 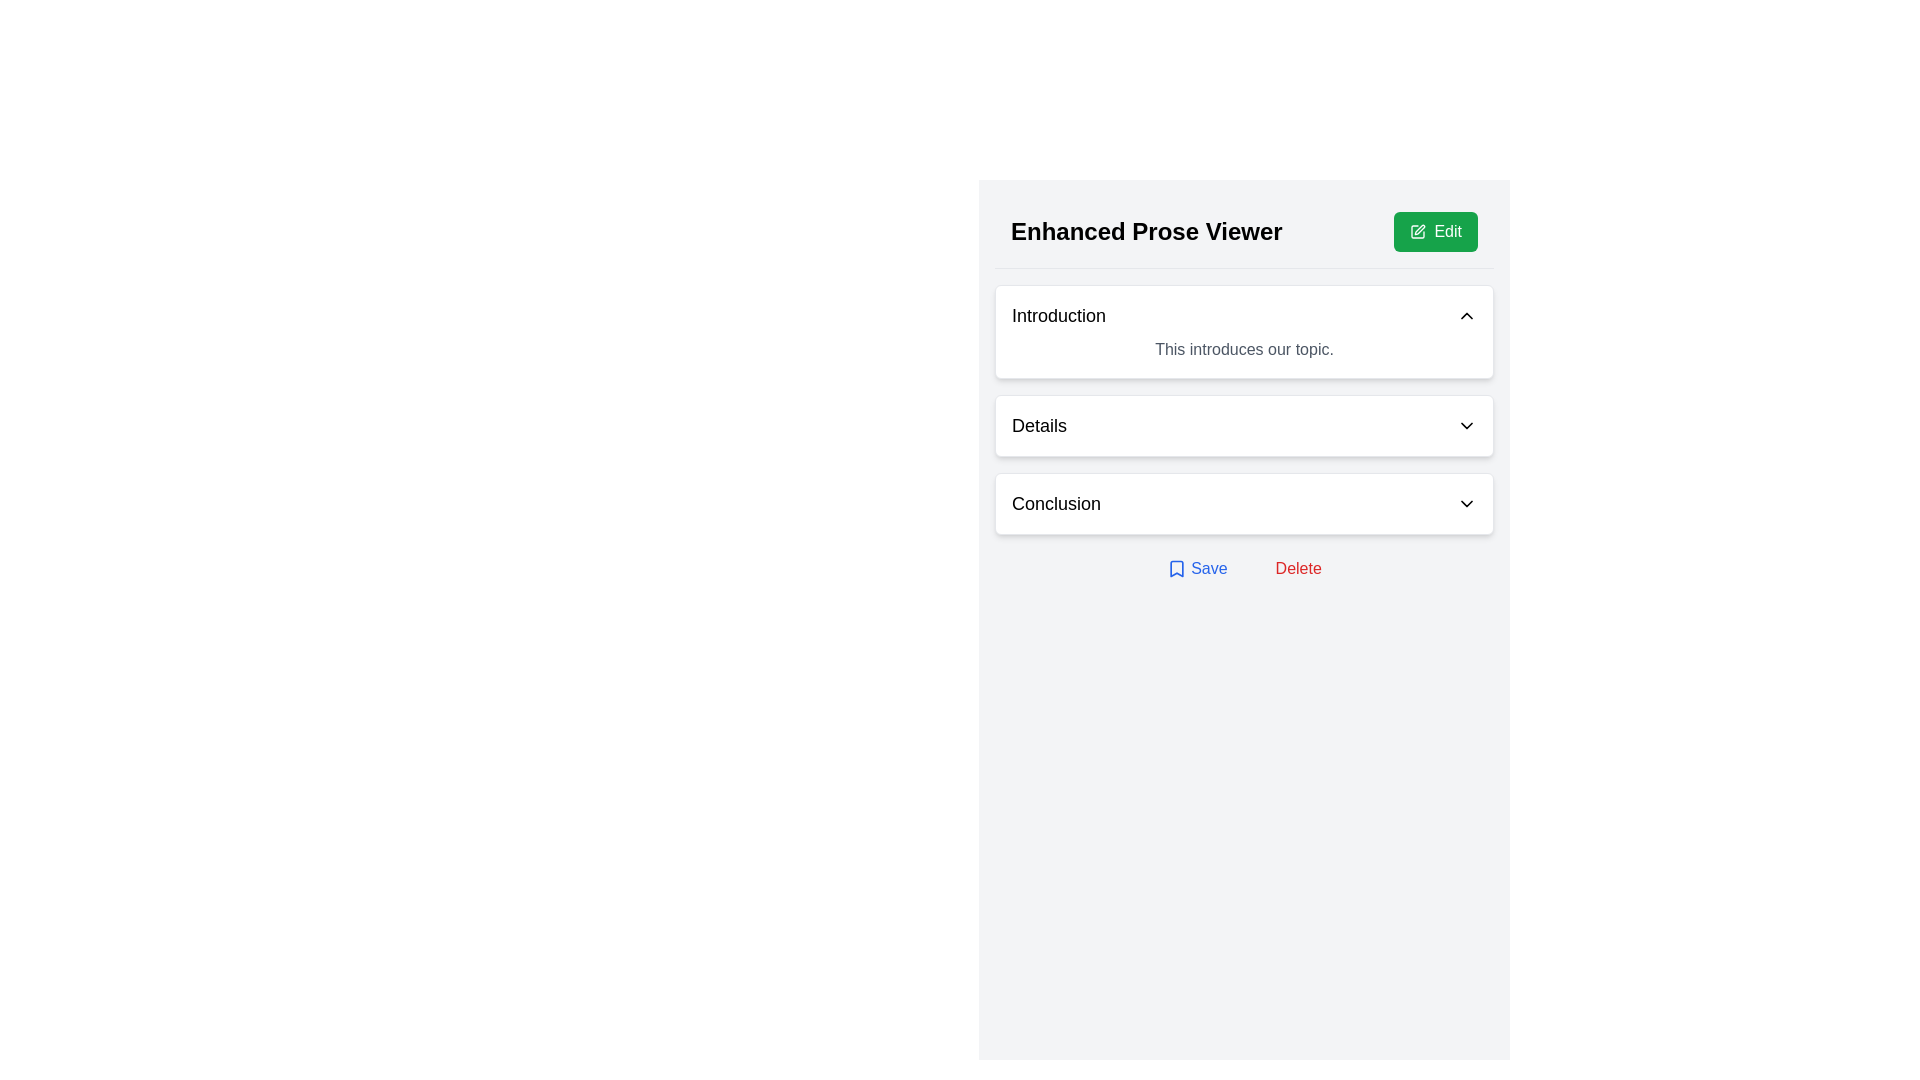 I want to click on the Chevron icon located at the far right of the 'Introduction' section header to trigger a tooltip, so click(x=1467, y=315).